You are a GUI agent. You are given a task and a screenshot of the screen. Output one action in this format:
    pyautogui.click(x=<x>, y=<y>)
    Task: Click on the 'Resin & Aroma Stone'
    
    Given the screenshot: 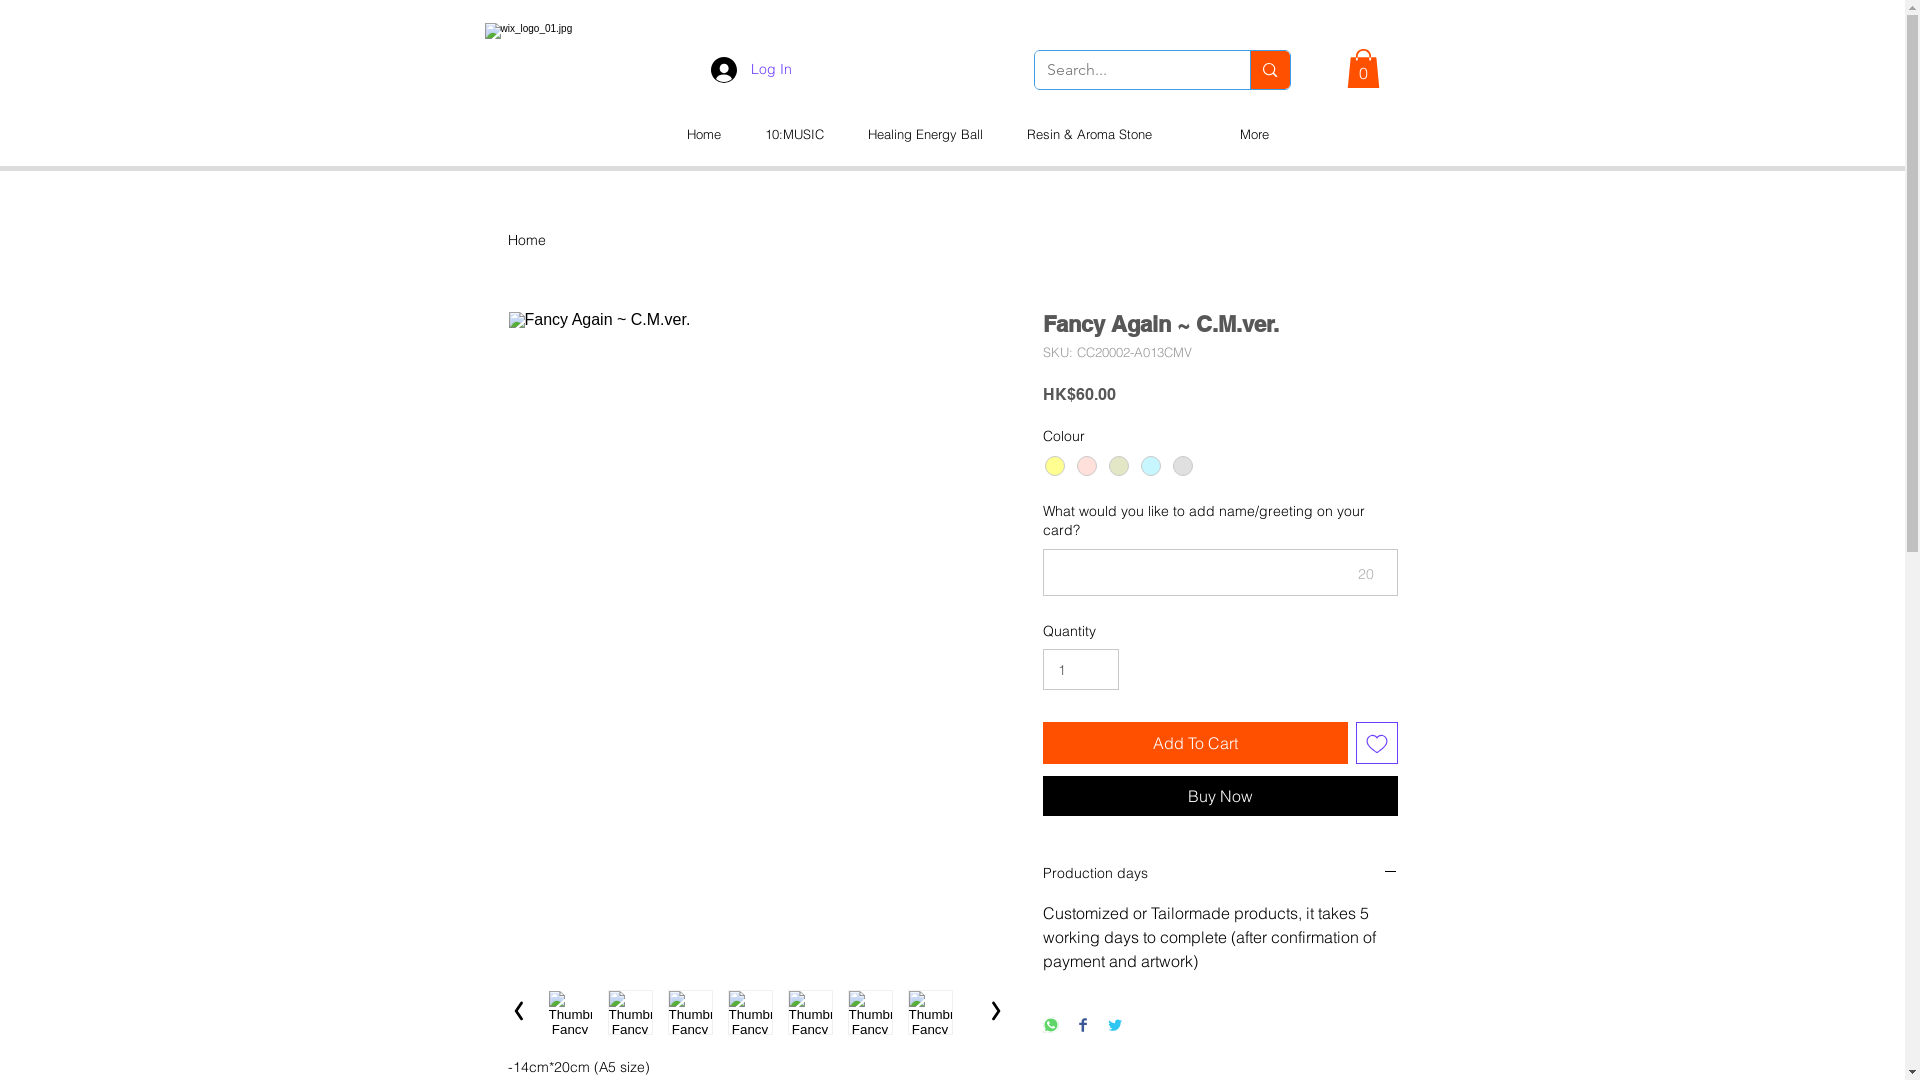 What is the action you would take?
    pyautogui.click(x=1087, y=134)
    